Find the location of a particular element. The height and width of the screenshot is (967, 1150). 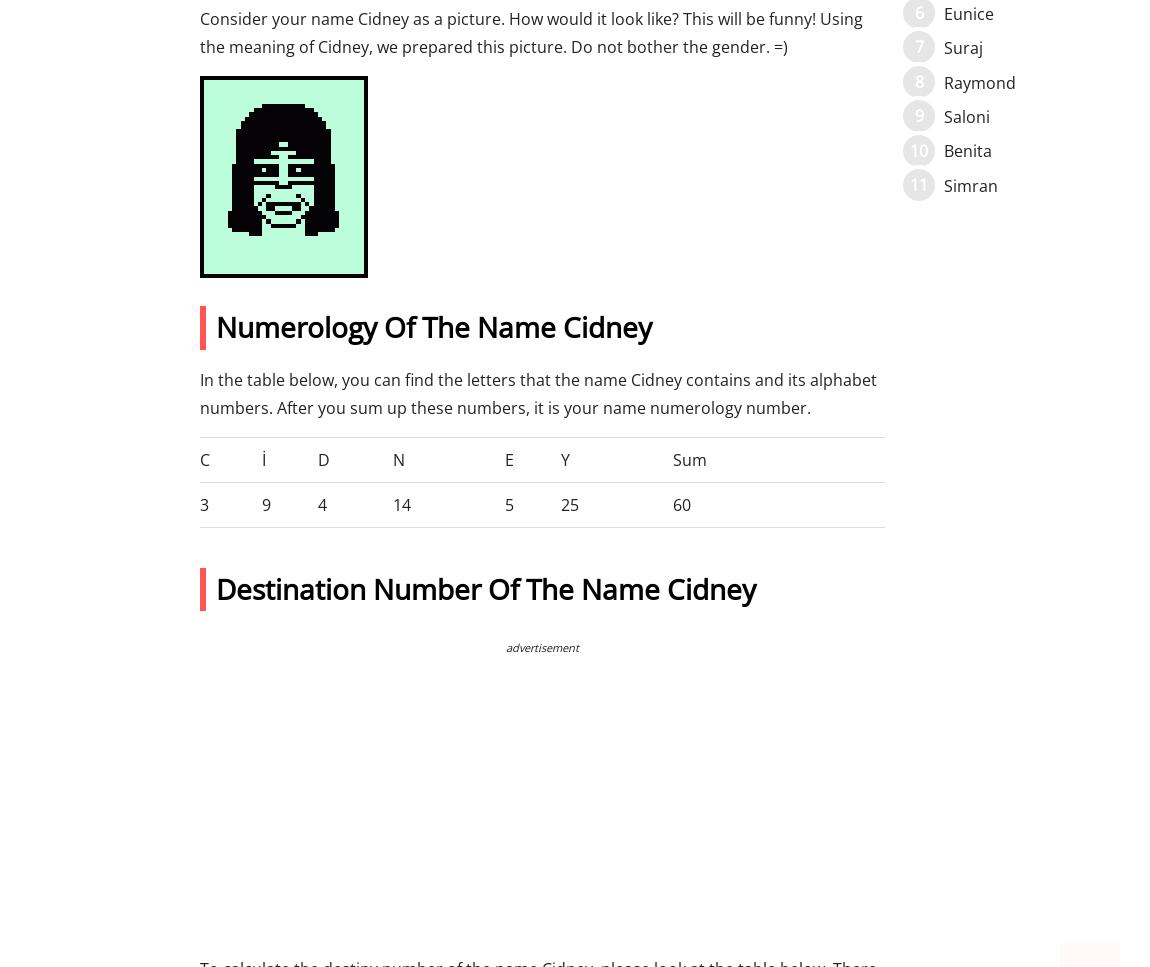

'Sum' is located at coordinates (689, 459).